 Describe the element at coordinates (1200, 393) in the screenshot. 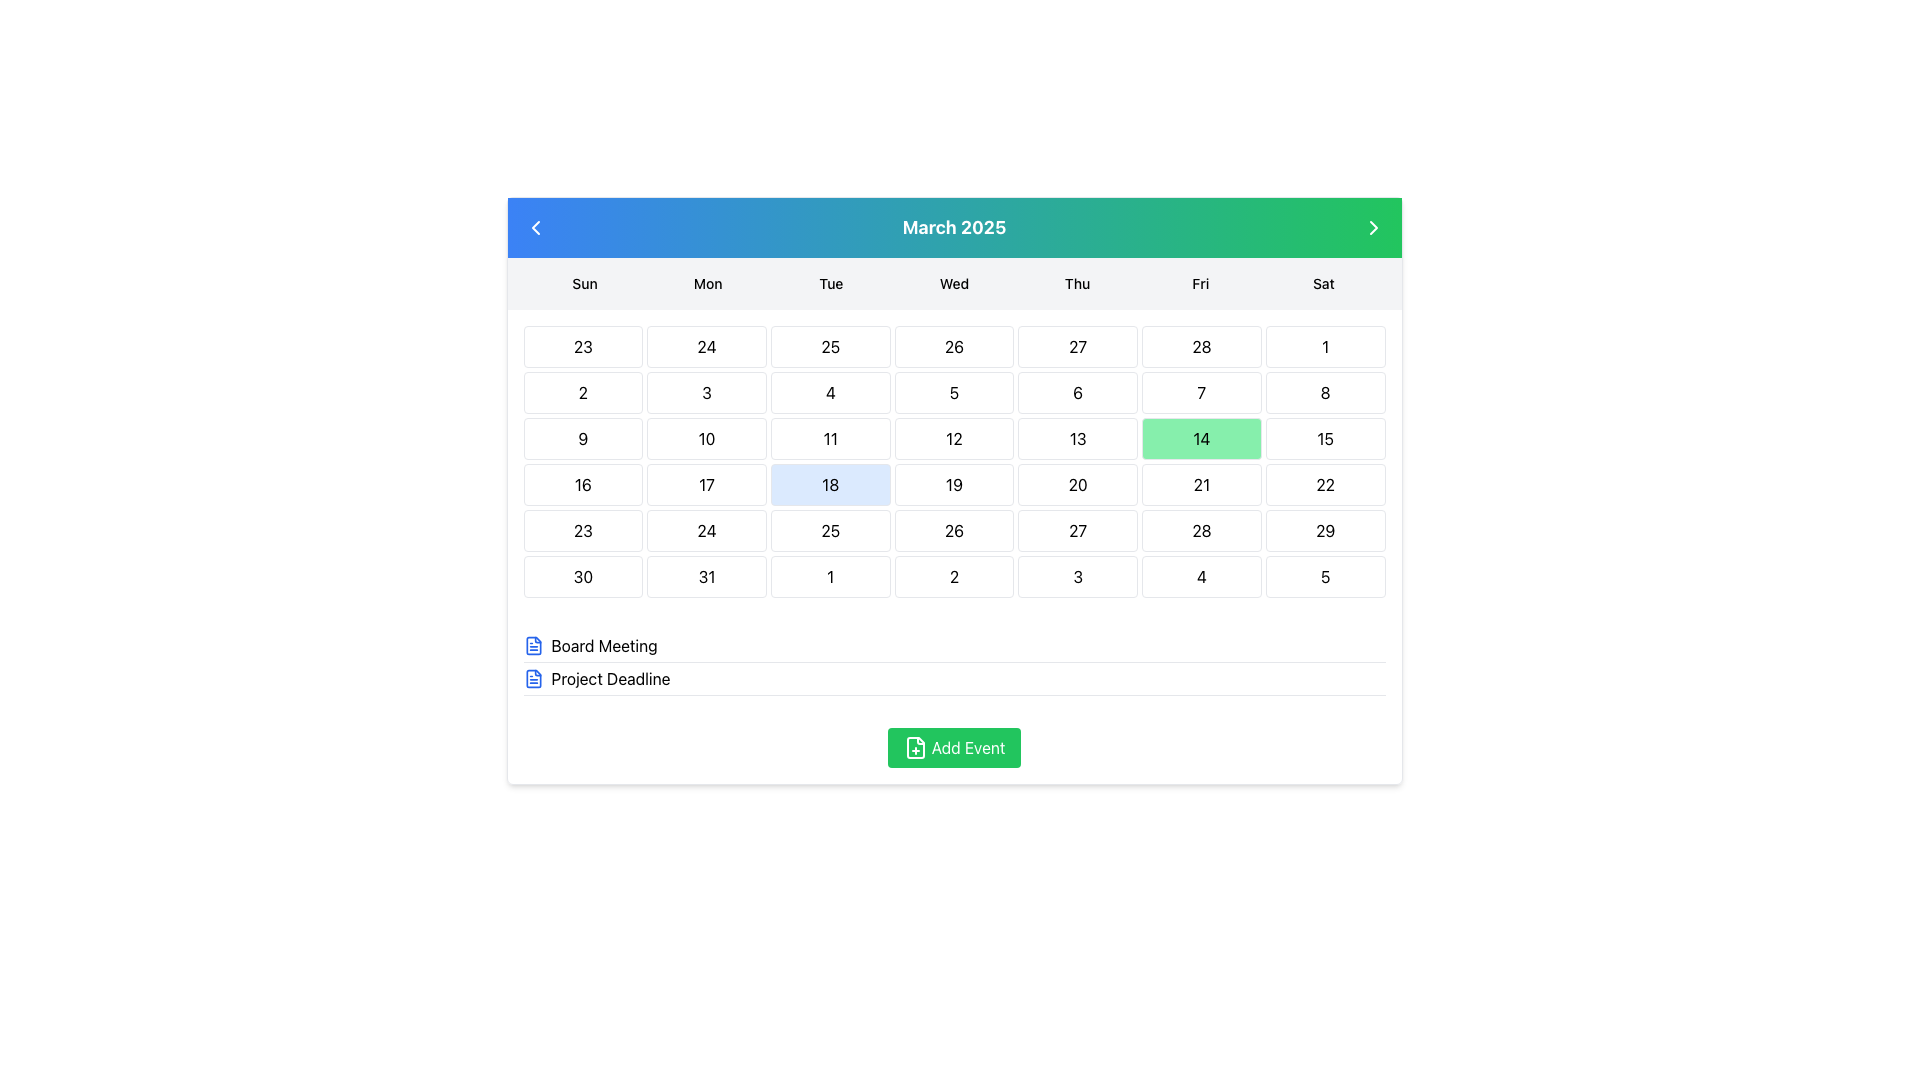

I see `on the calendar cell displaying the text '7' in the second row and sixth column of the weekly calendar layout for additional options` at that location.